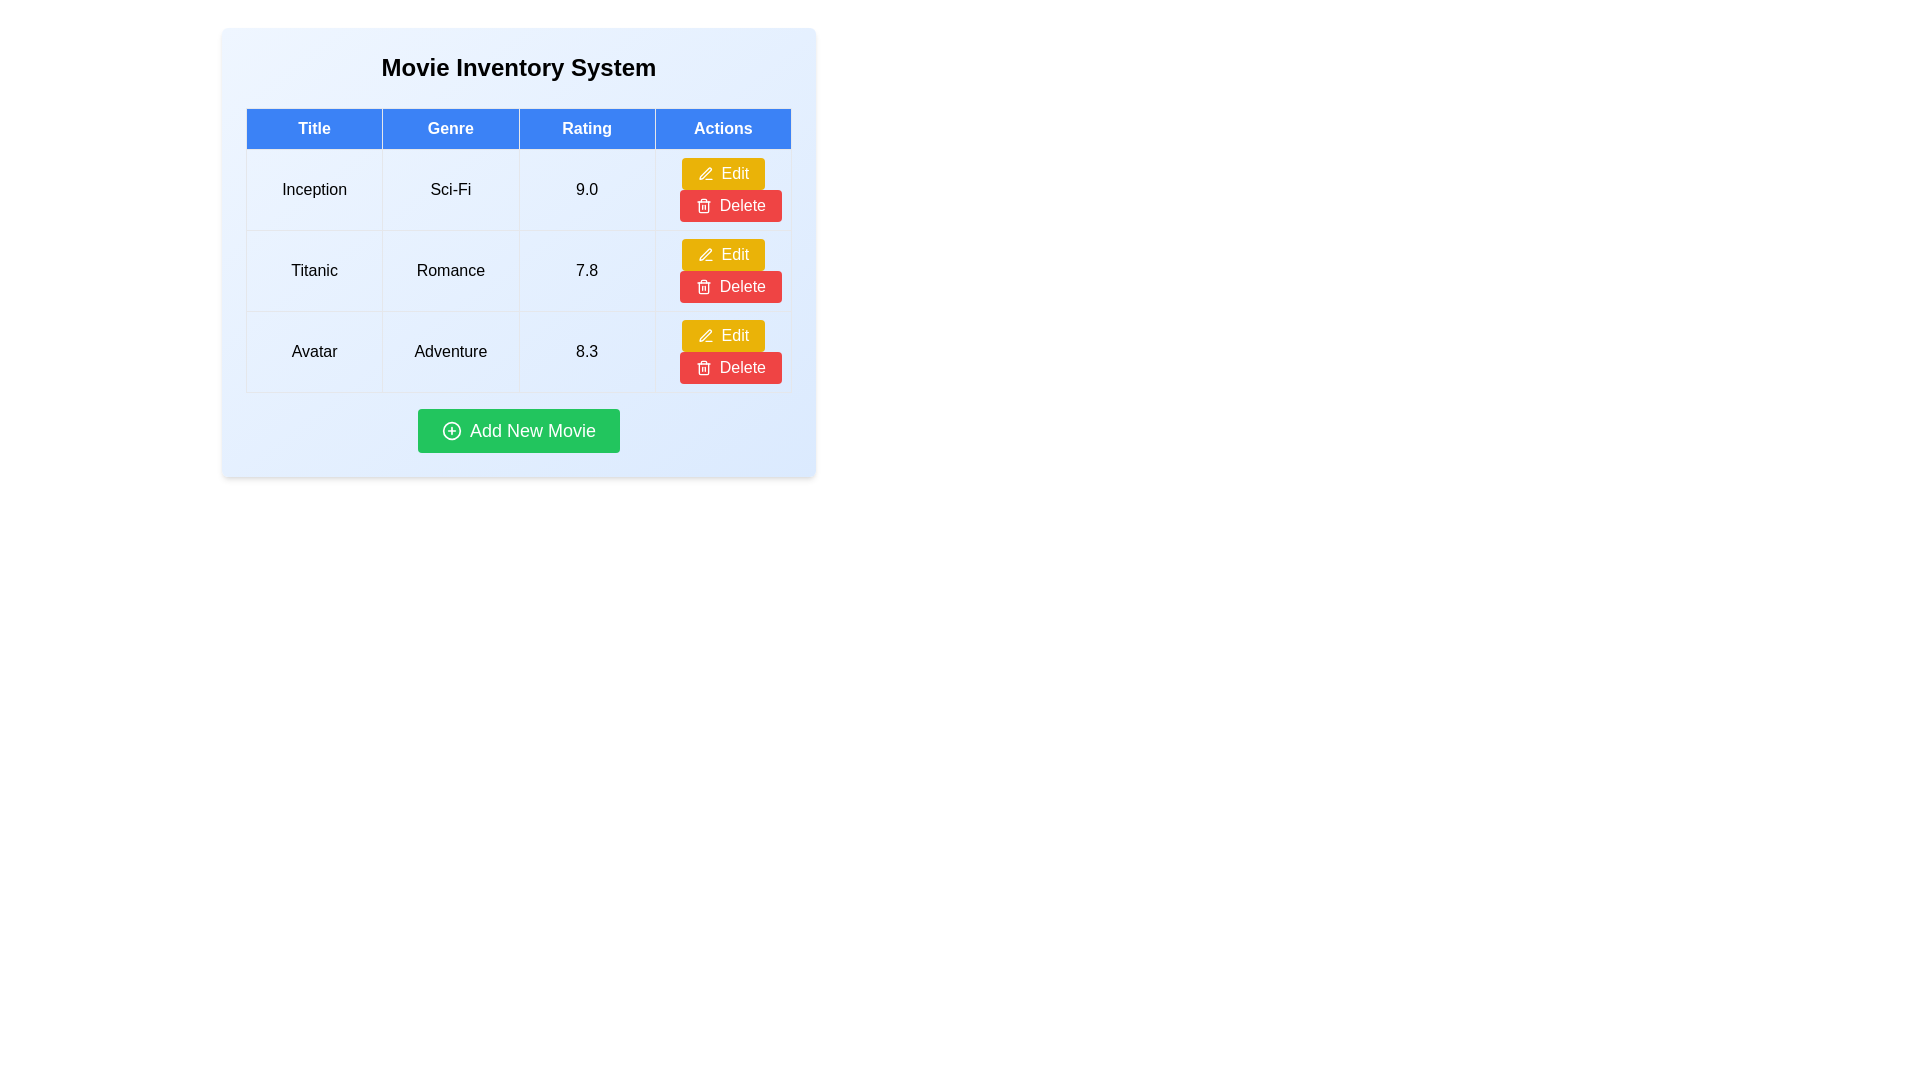 The height and width of the screenshot is (1080, 1920). Describe the element at coordinates (703, 207) in the screenshot. I see `the 'Delete' button associated with the trash icon for the movie 'Titanic' to trigger the delete action` at that location.